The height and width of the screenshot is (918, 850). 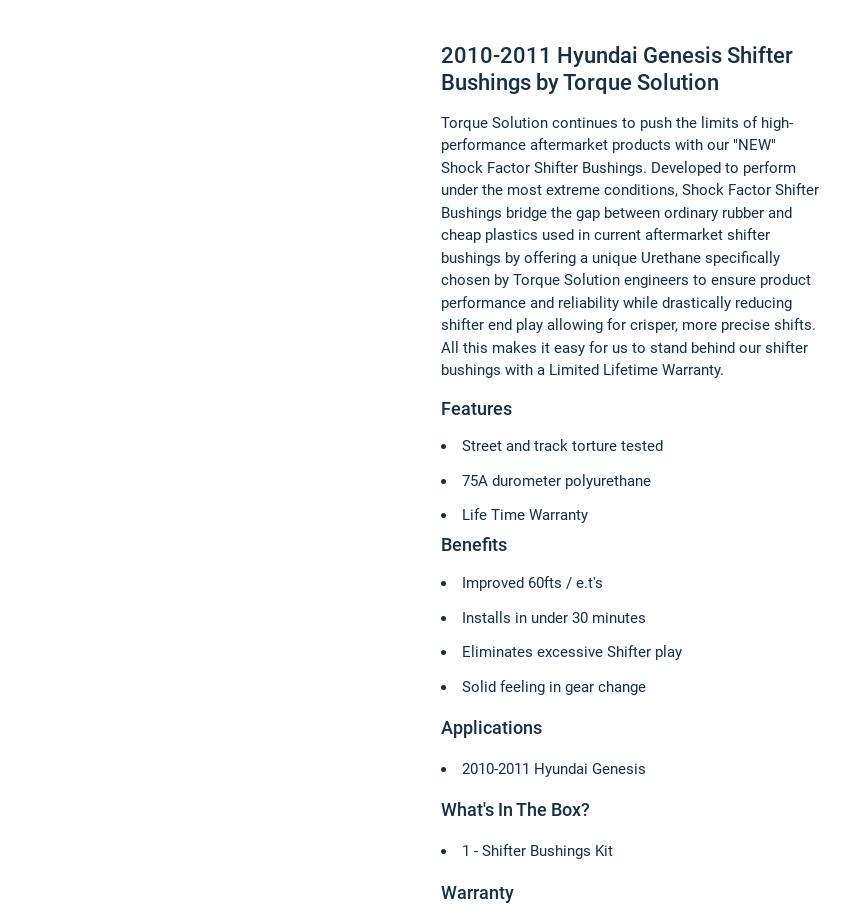 What do you see at coordinates (616, 67) in the screenshot?
I see `'2010-2011 Hyundai Genesis Shifter Bushings by Torque Solution'` at bounding box center [616, 67].